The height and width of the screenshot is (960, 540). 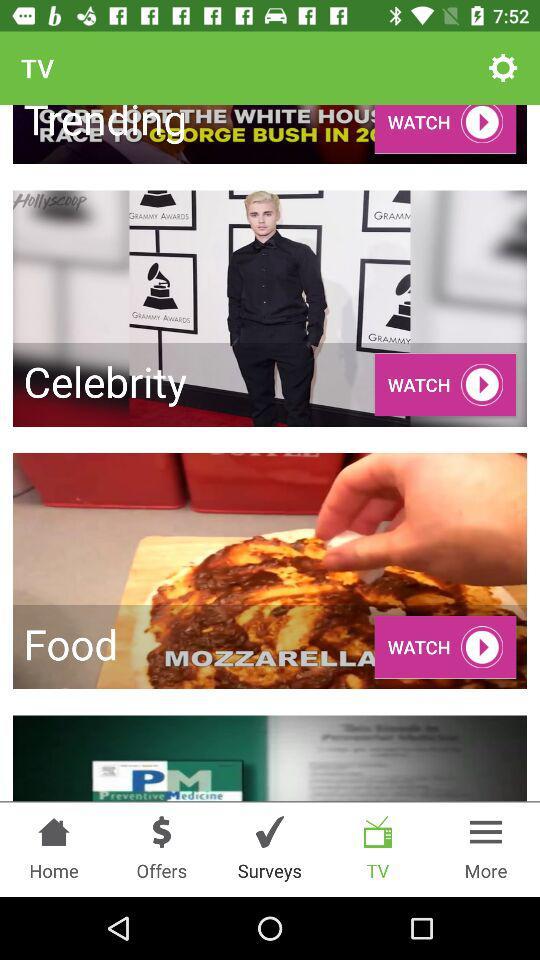 I want to click on the image with the text food, so click(x=270, y=571).